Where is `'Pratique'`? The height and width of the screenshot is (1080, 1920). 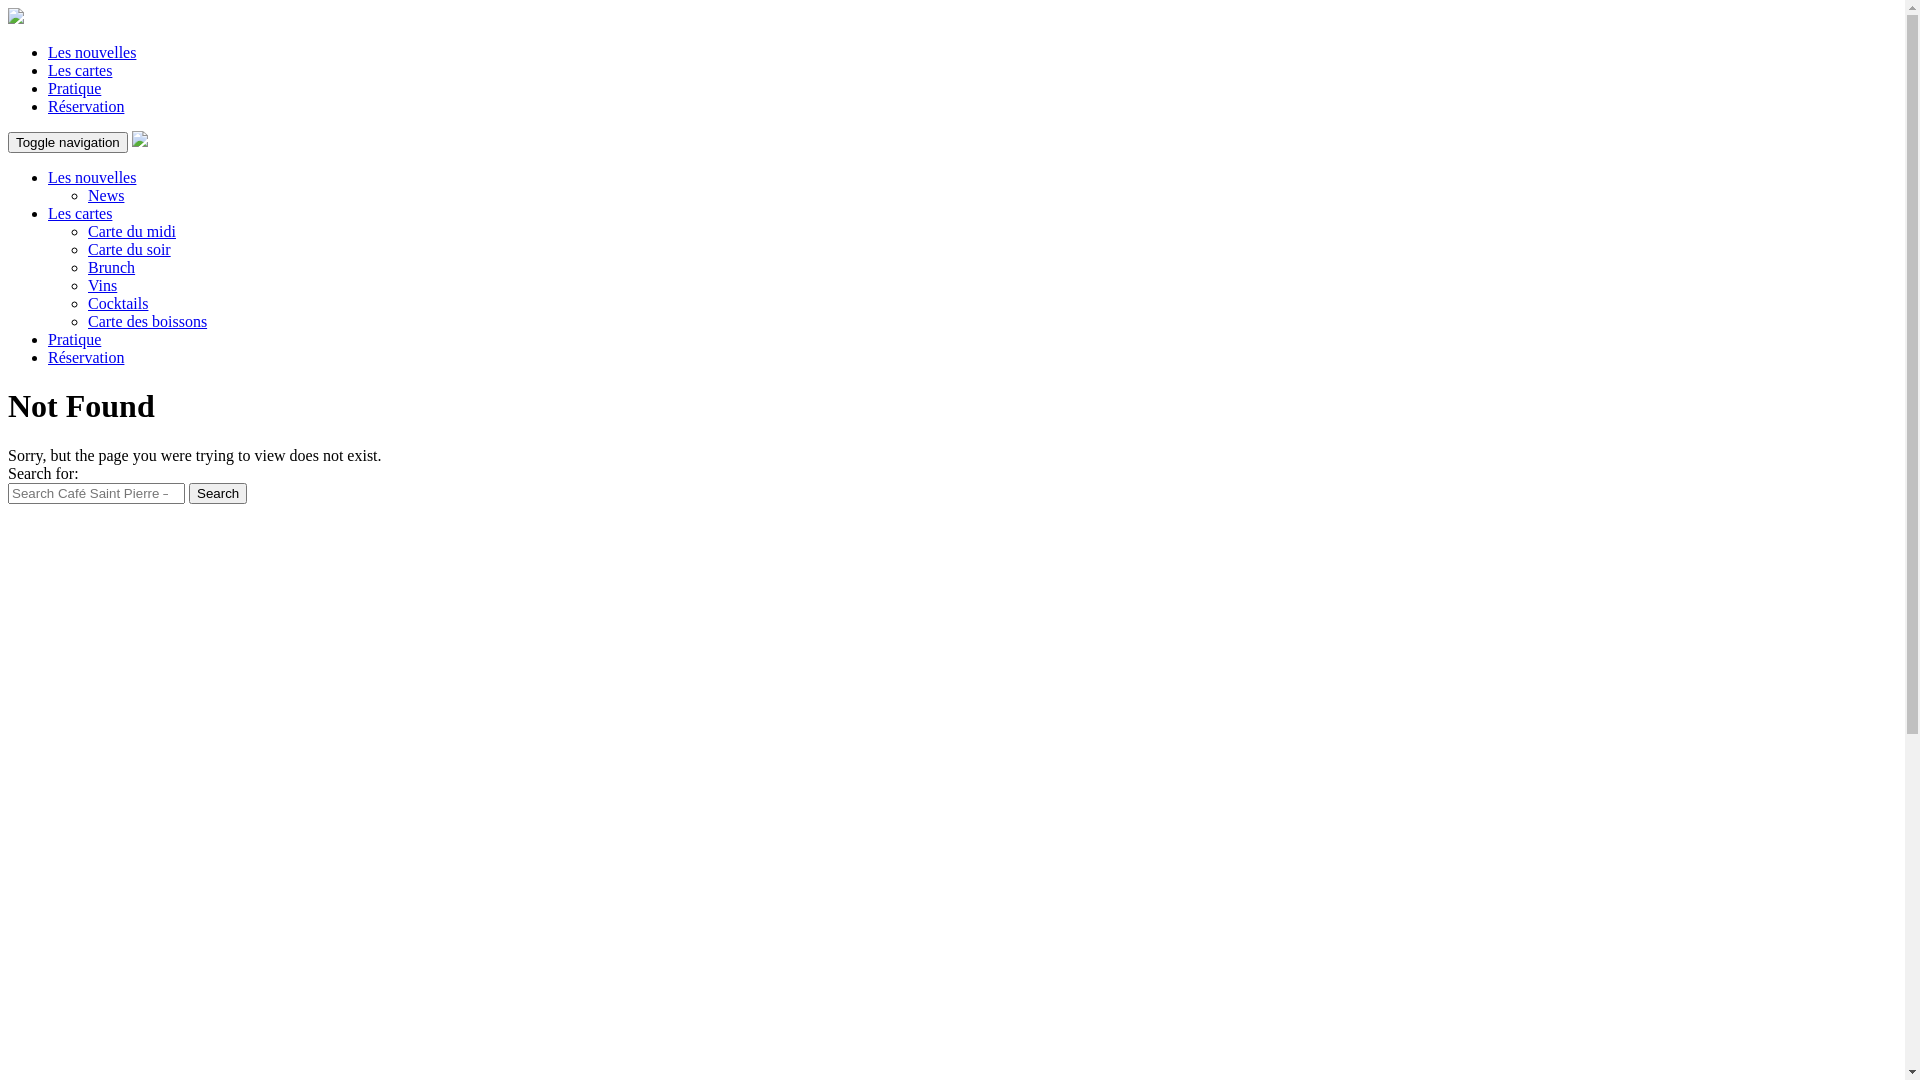 'Pratique' is located at coordinates (74, 87).